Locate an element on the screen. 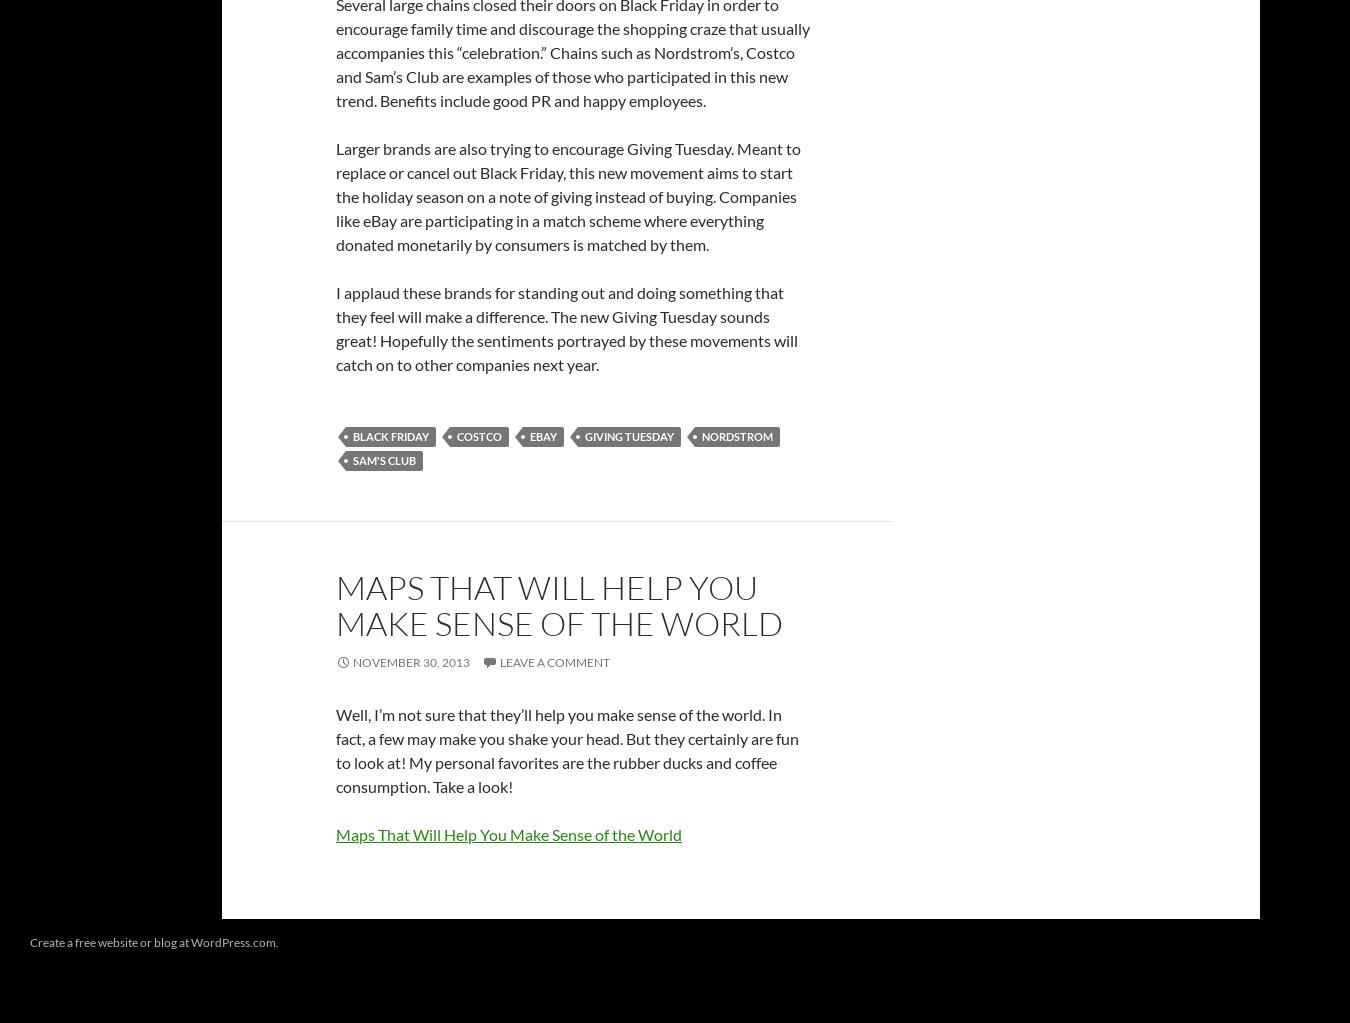 The height and width of the screenshot is (1023, 1350). 'eBay' is located at coordinates (542, 435).